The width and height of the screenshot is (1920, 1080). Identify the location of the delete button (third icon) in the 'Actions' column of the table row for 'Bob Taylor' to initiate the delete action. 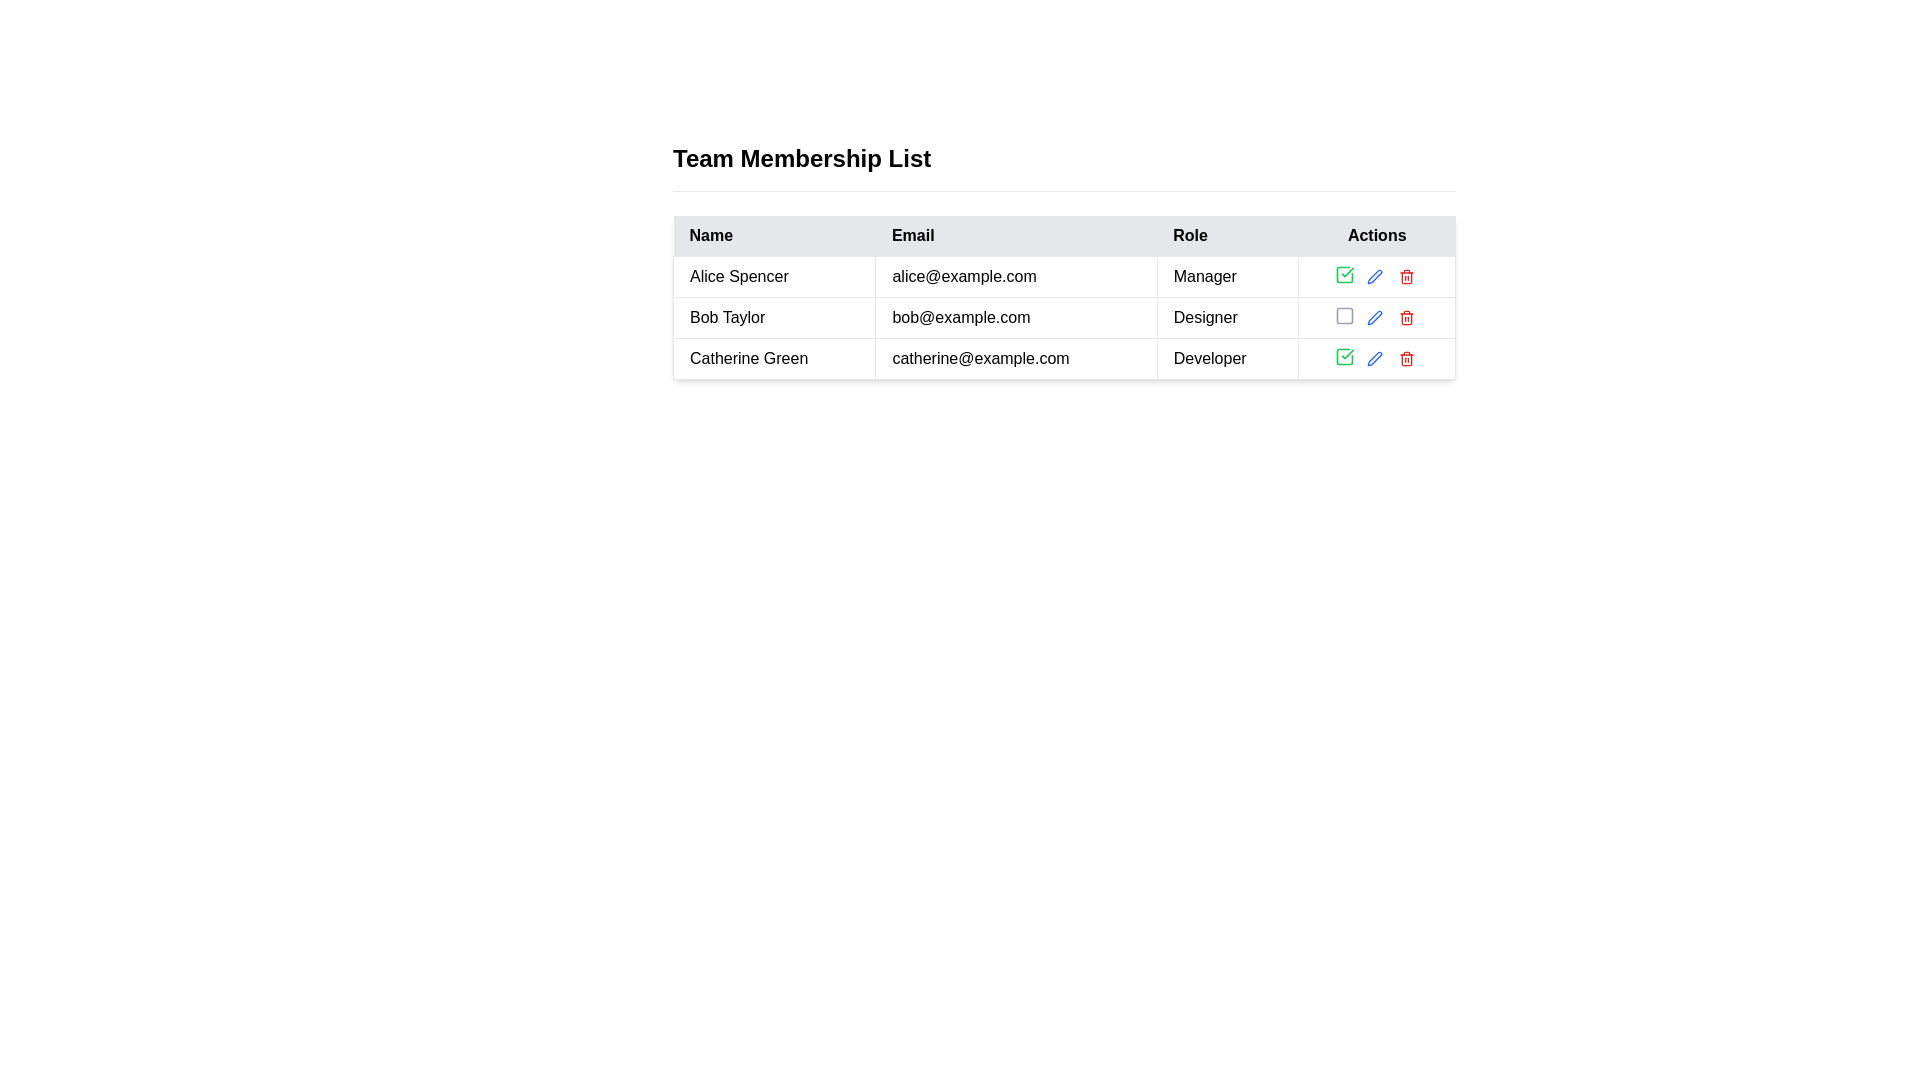
(1406, 316).